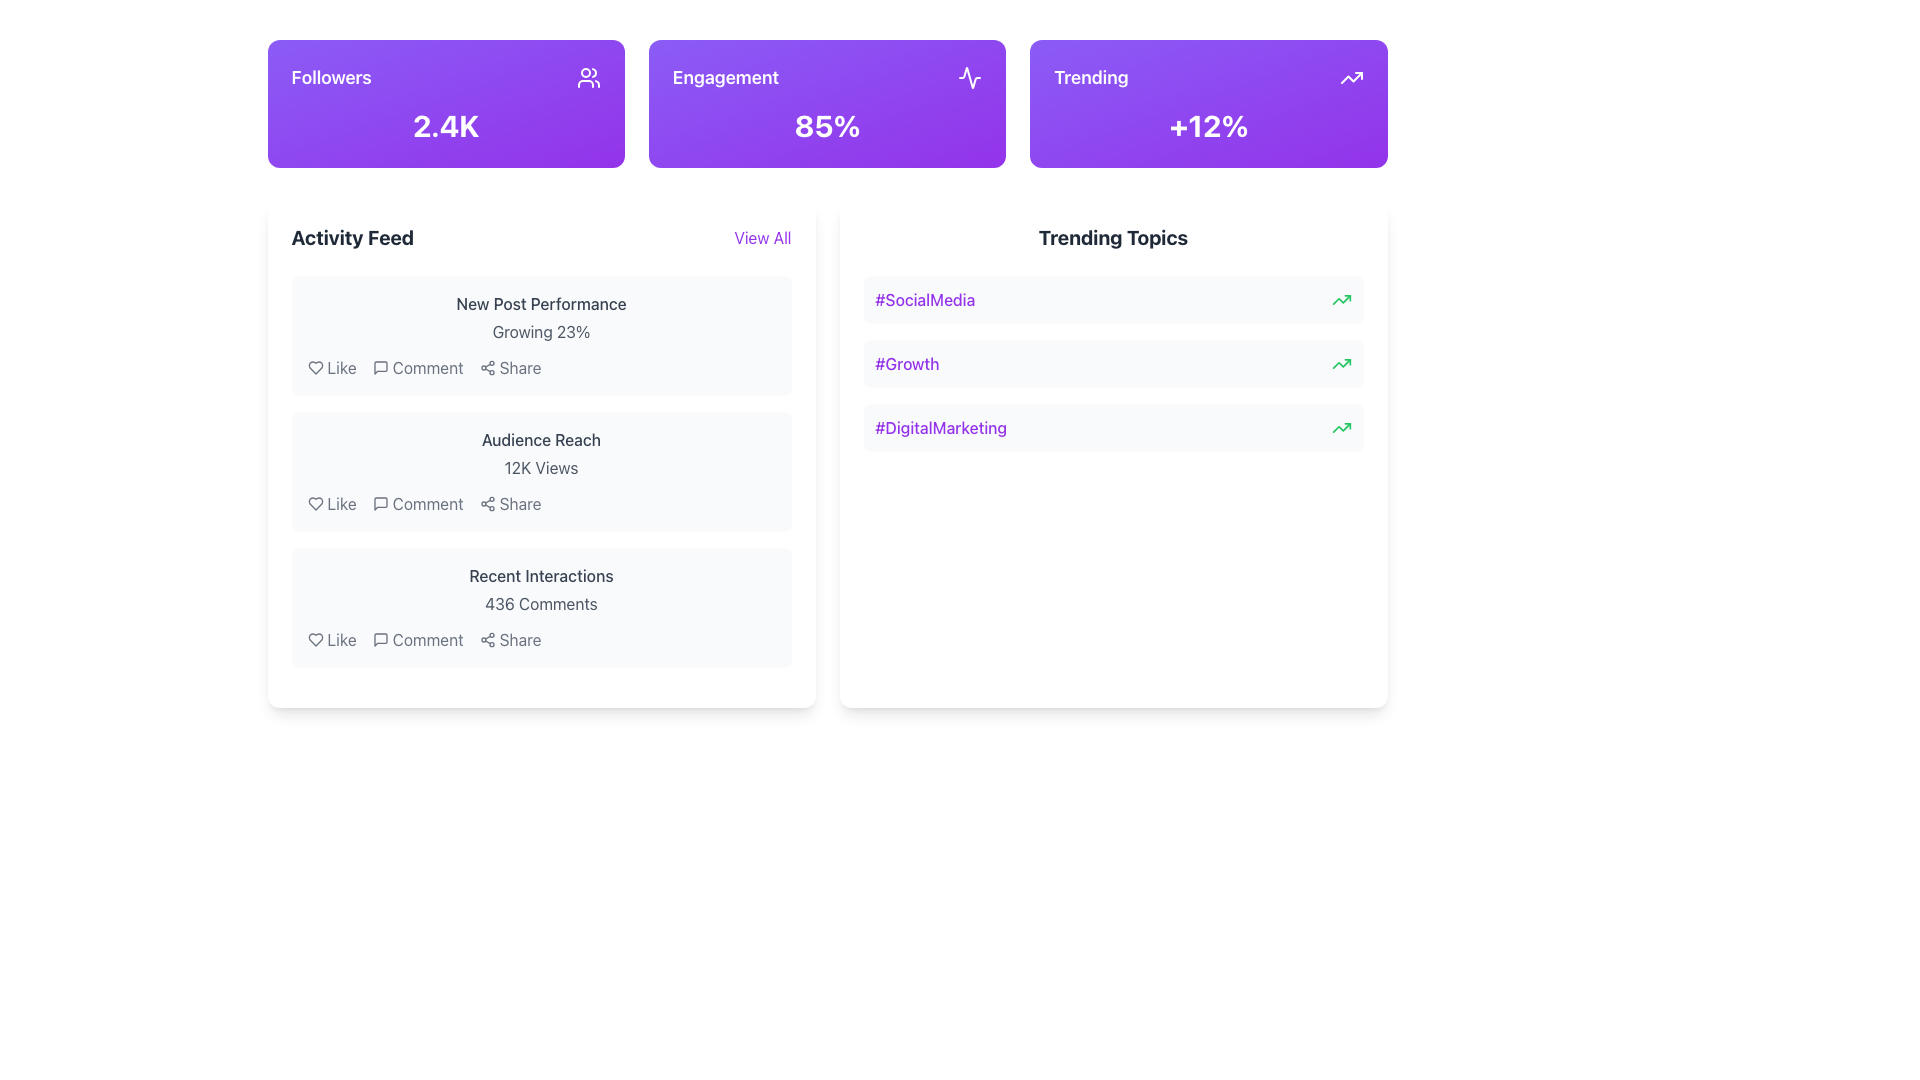  Describe the element at coordinates (417, 640) in the screenshot. I see `the 'Comment' button, the second interactive button in the horizontal group of 'Like', 'Comment', and 'Share' under the 'Recent Interactions' section in the 'Activity Feed'` at that location.